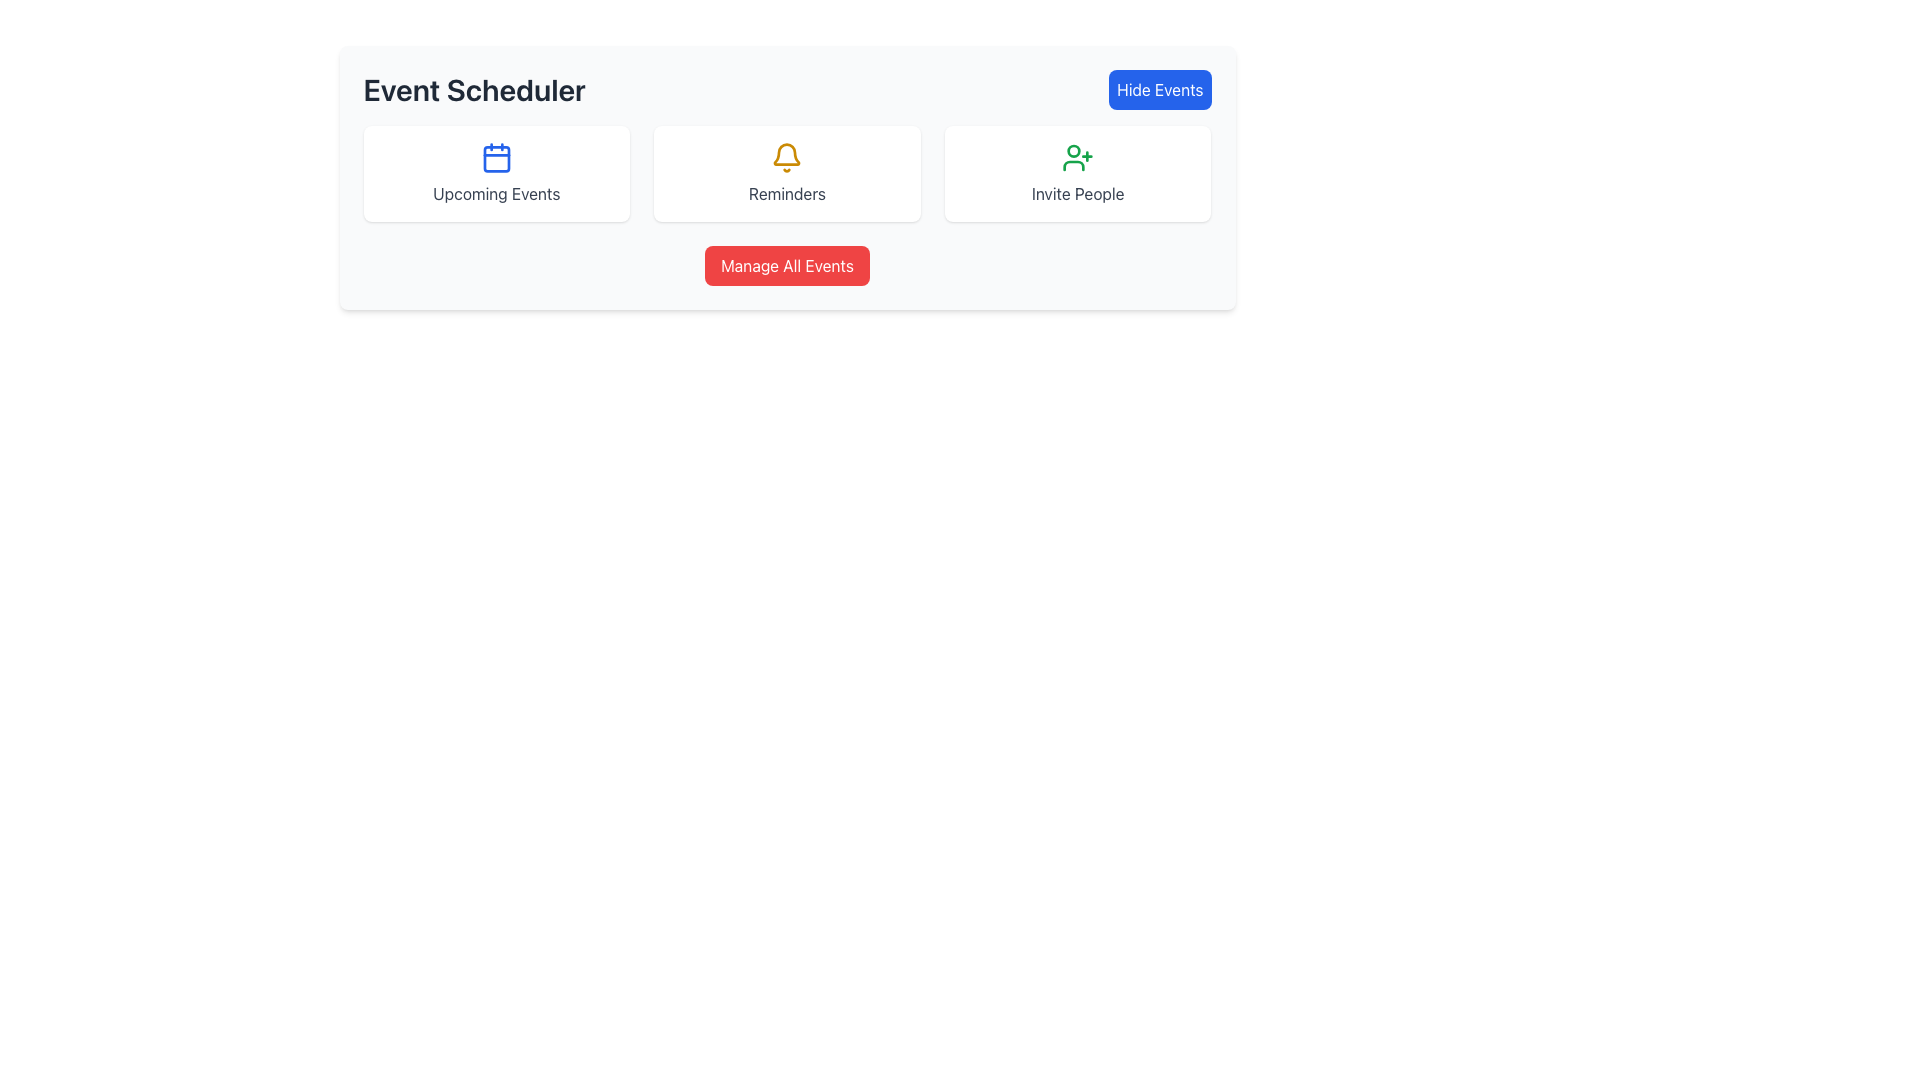 The height and width of the screenshot is (1080, 1920). What do you see at coordinates (786, 265) in the screenshot?
I see `the central button below 'Upcoming Events', 'Reminders', and 'Invite People' in the 'Event Scheduler' panel` at bounding box center [786, 265].